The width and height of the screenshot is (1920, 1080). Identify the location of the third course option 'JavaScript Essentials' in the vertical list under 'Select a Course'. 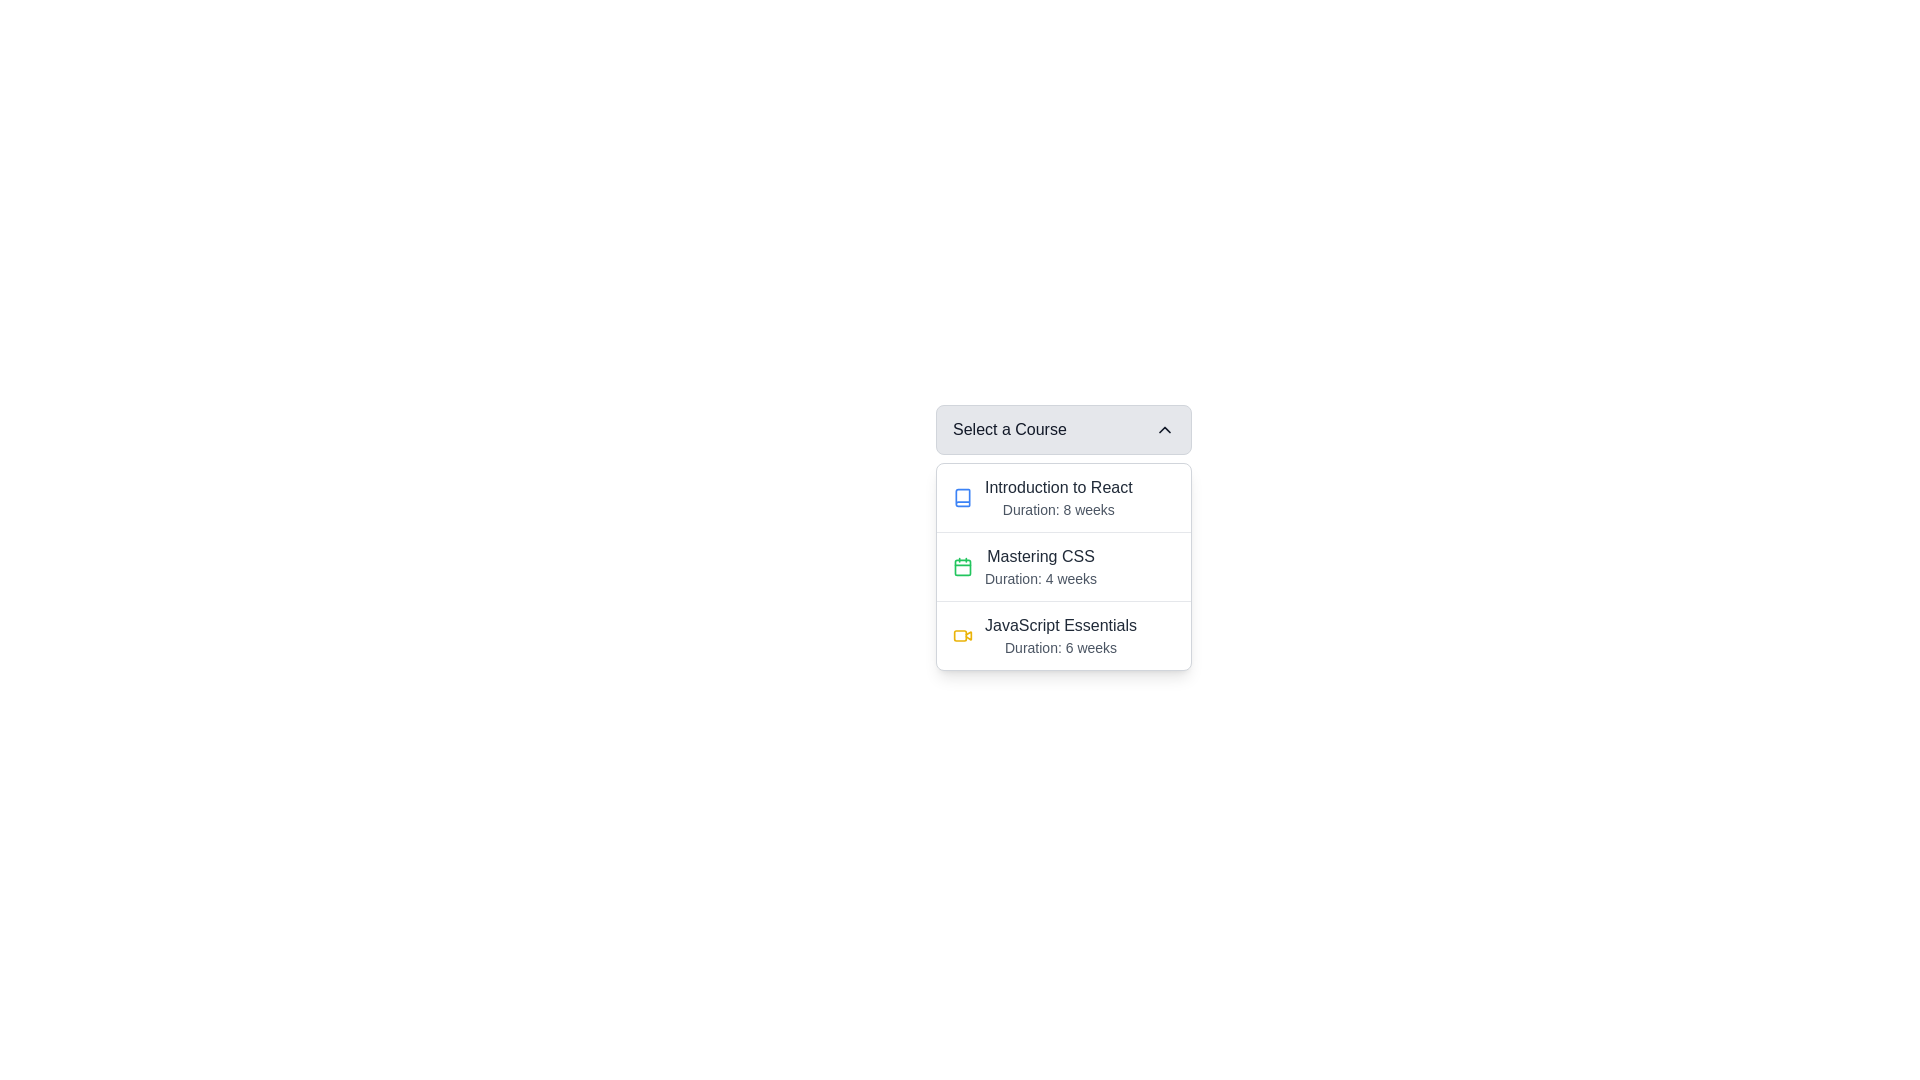
(1063, 635).